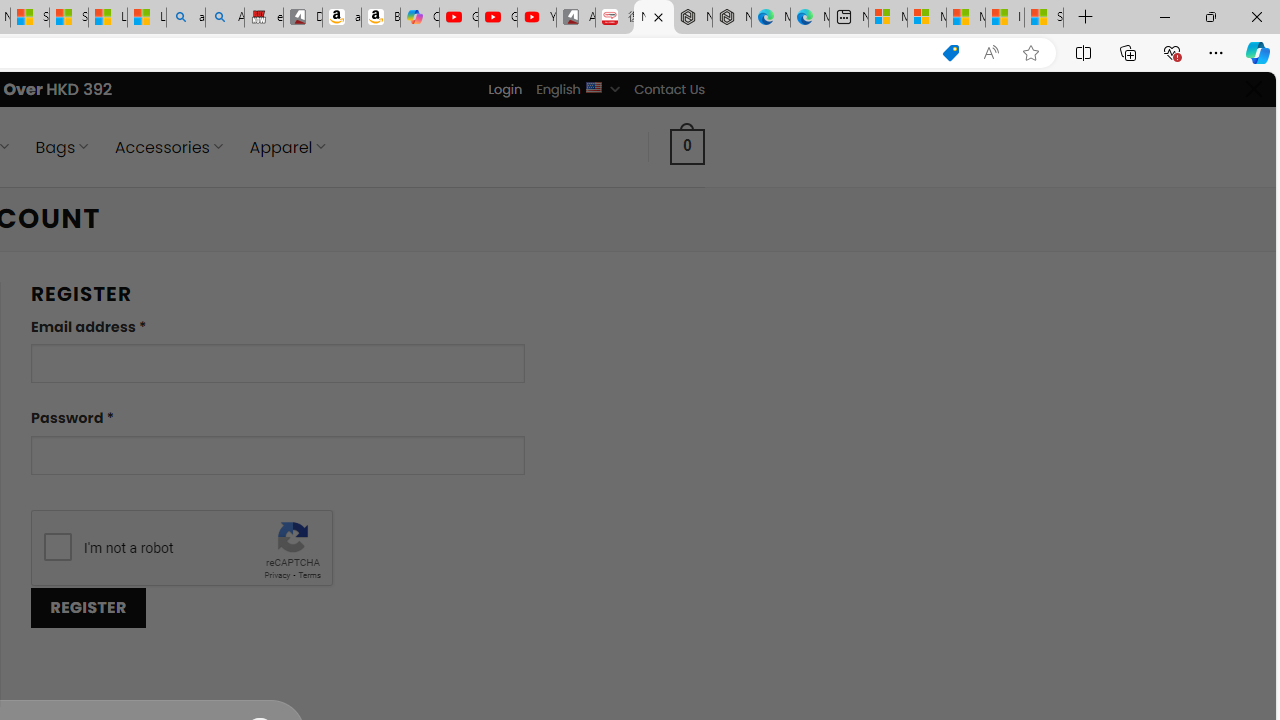  I want to click on 'Terms', so click(308, 575).